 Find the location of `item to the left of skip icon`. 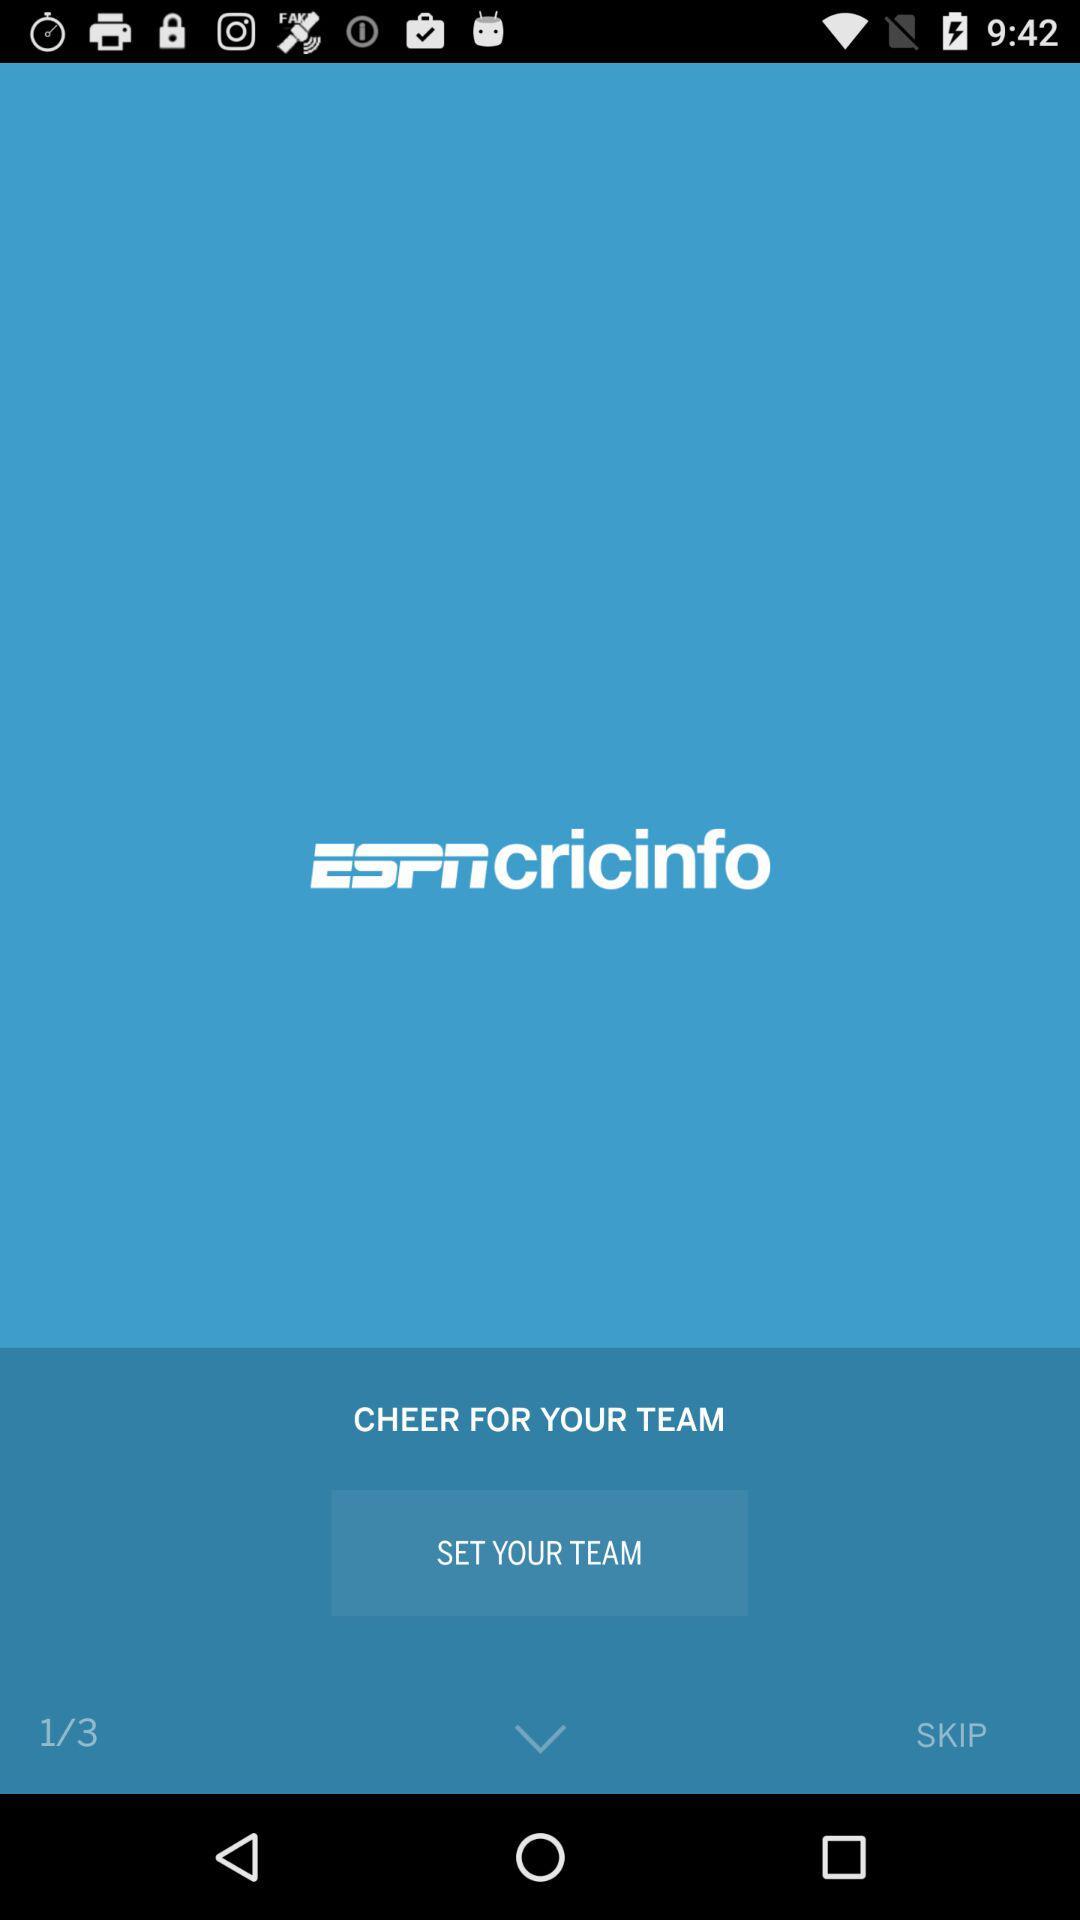

item to the left of skip icon is located at coordinates (540, 1738).